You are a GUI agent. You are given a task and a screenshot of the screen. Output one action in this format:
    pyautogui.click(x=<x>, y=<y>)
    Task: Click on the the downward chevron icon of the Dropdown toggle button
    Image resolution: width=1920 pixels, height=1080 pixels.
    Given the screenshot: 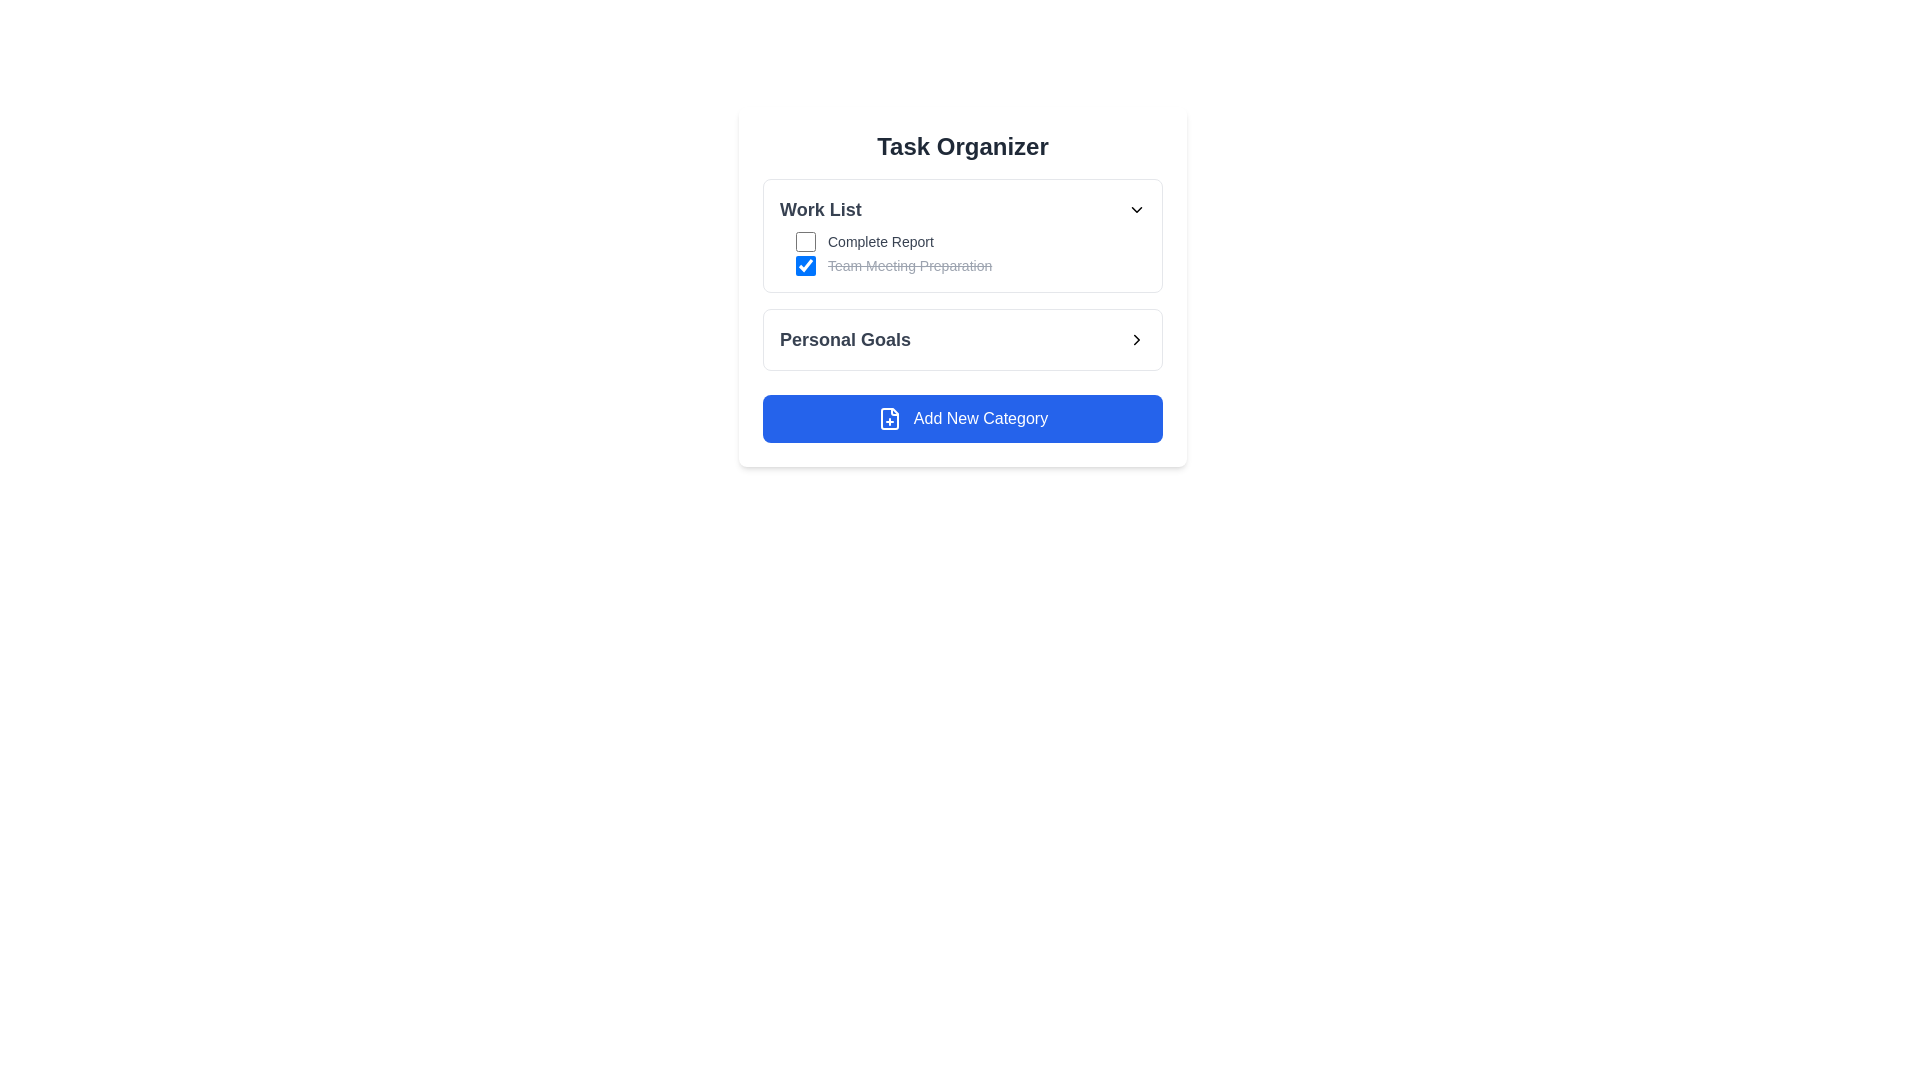 What is the action you would take?
    pyautogui.click(x=1137, y=209)
    